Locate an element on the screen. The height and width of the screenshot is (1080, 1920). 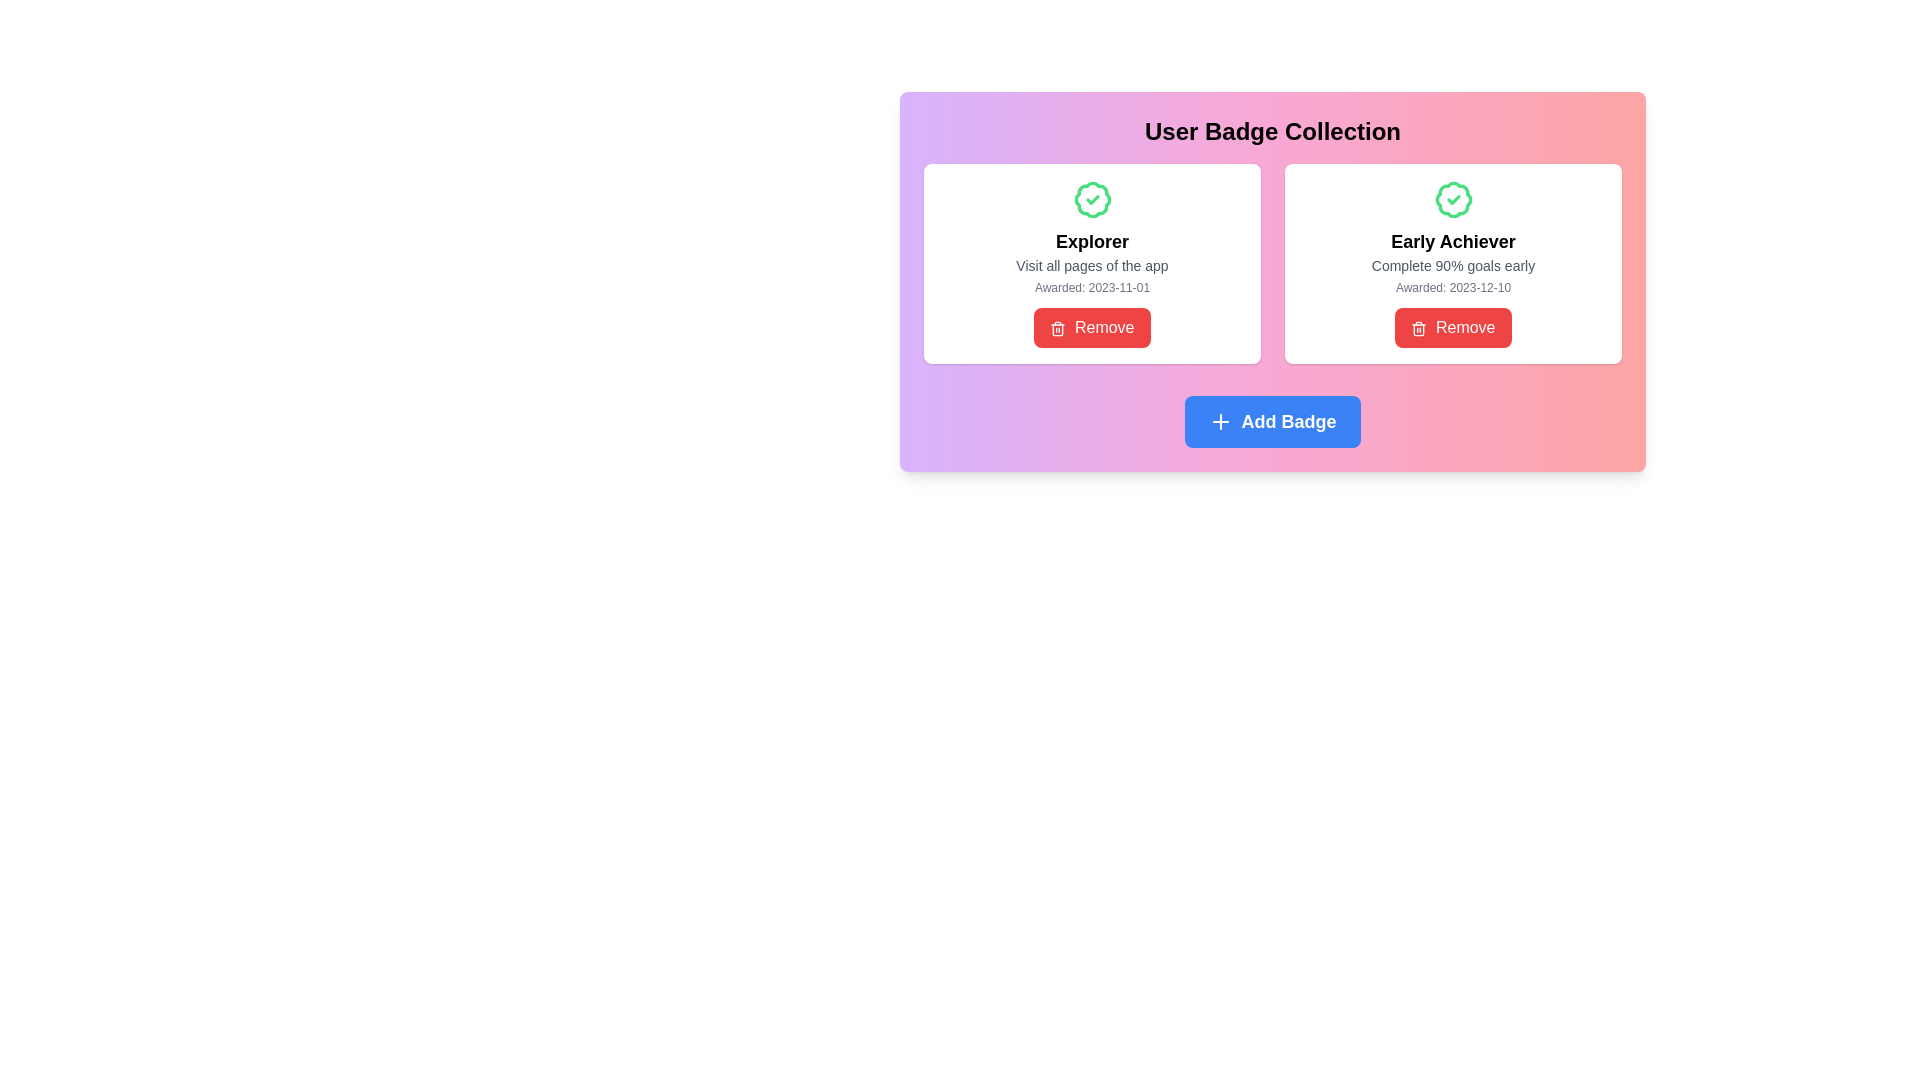
the text label that provides a brief description or subtitle related to the Explorer badge, located within the 'Explorer' card in the top-left section of the user badge collection layout is located at coordinates (1091, 265).